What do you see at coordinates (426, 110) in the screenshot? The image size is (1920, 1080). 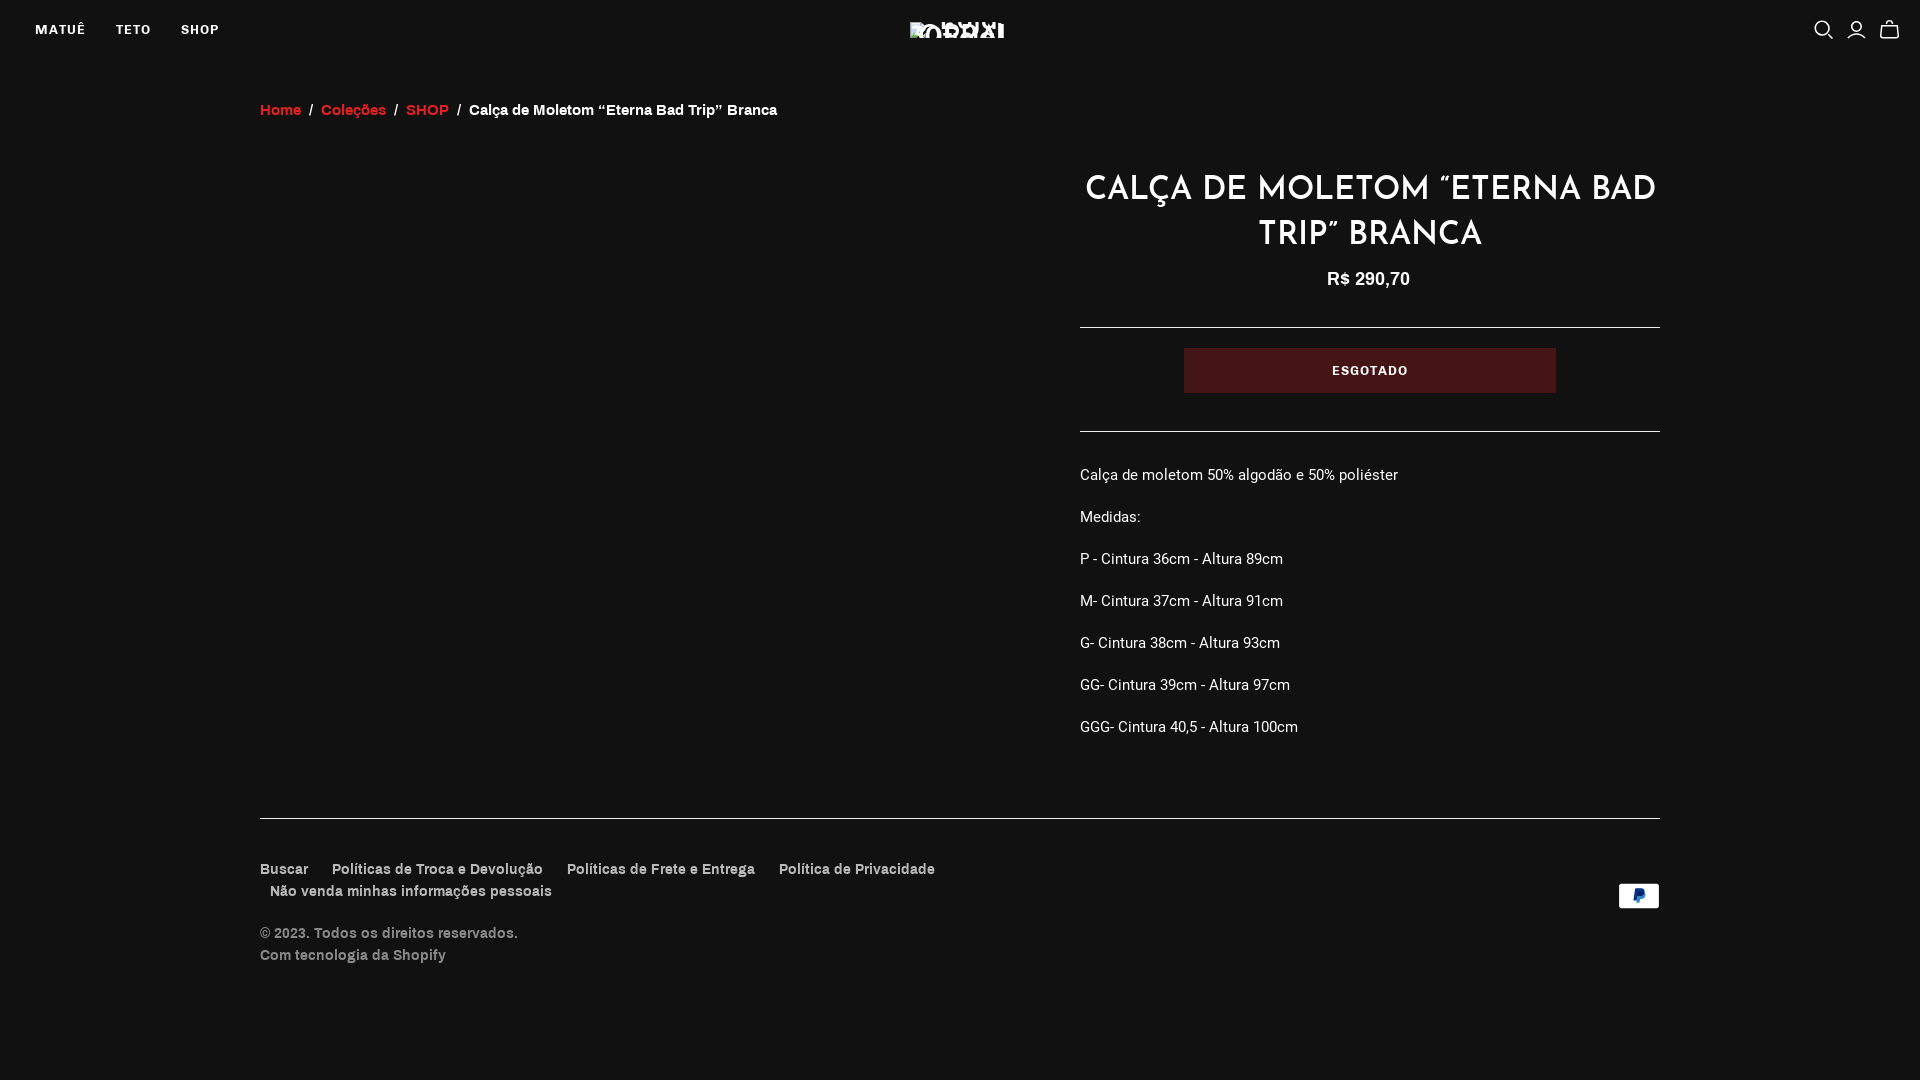 I see `'SHOP'` at bounding box center [426, 110].